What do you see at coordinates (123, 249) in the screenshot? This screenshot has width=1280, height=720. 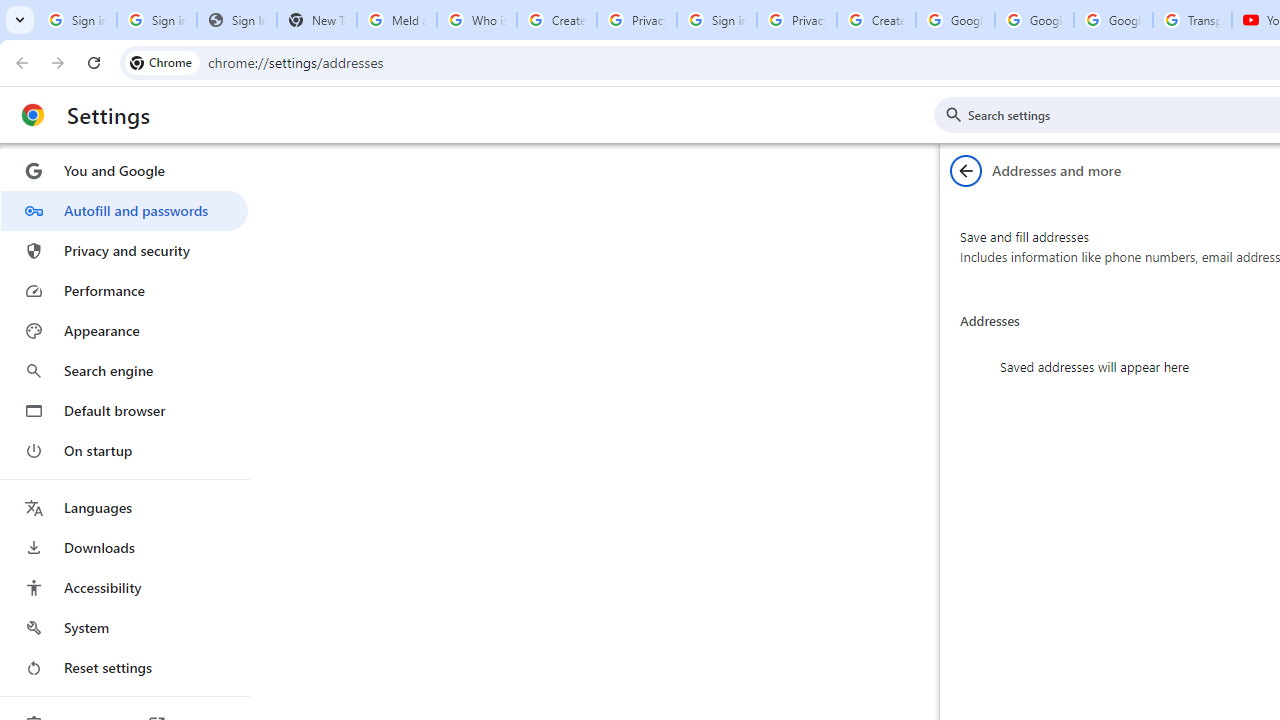 I see `'Privacy and security'` at bounding box center [123, 249].